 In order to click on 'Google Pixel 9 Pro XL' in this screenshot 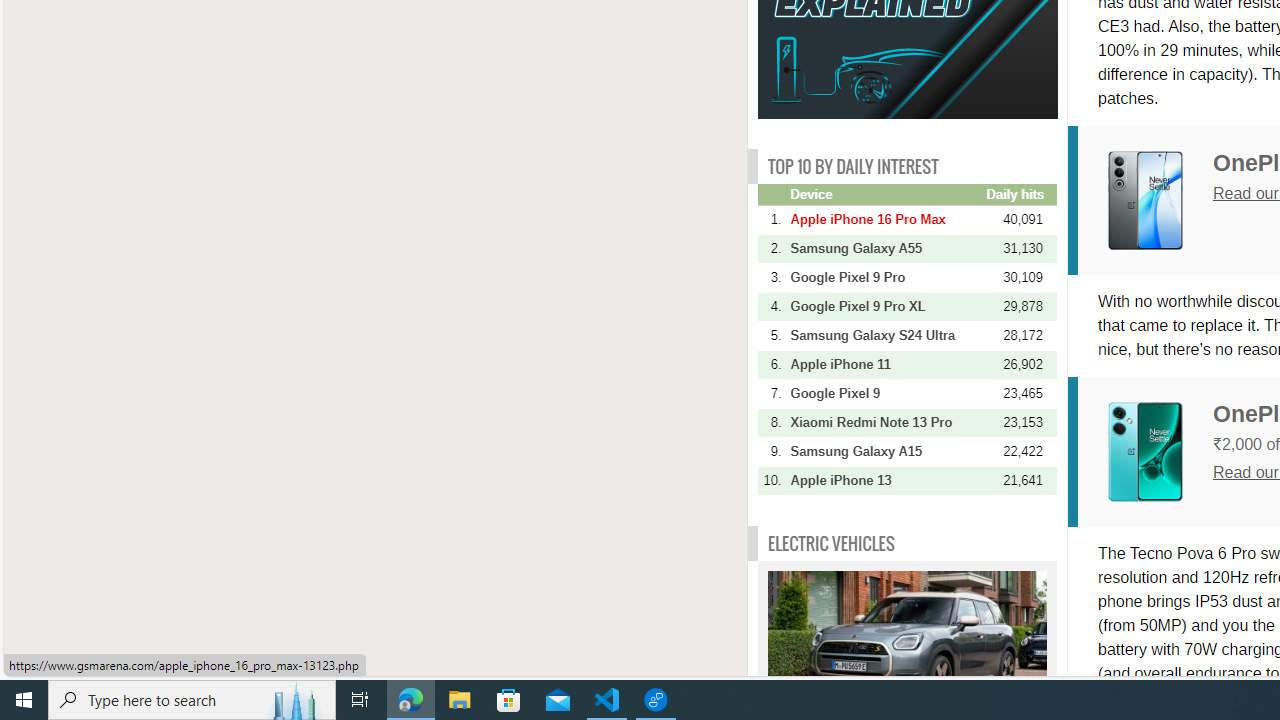, I will do `click(885, 306)`.